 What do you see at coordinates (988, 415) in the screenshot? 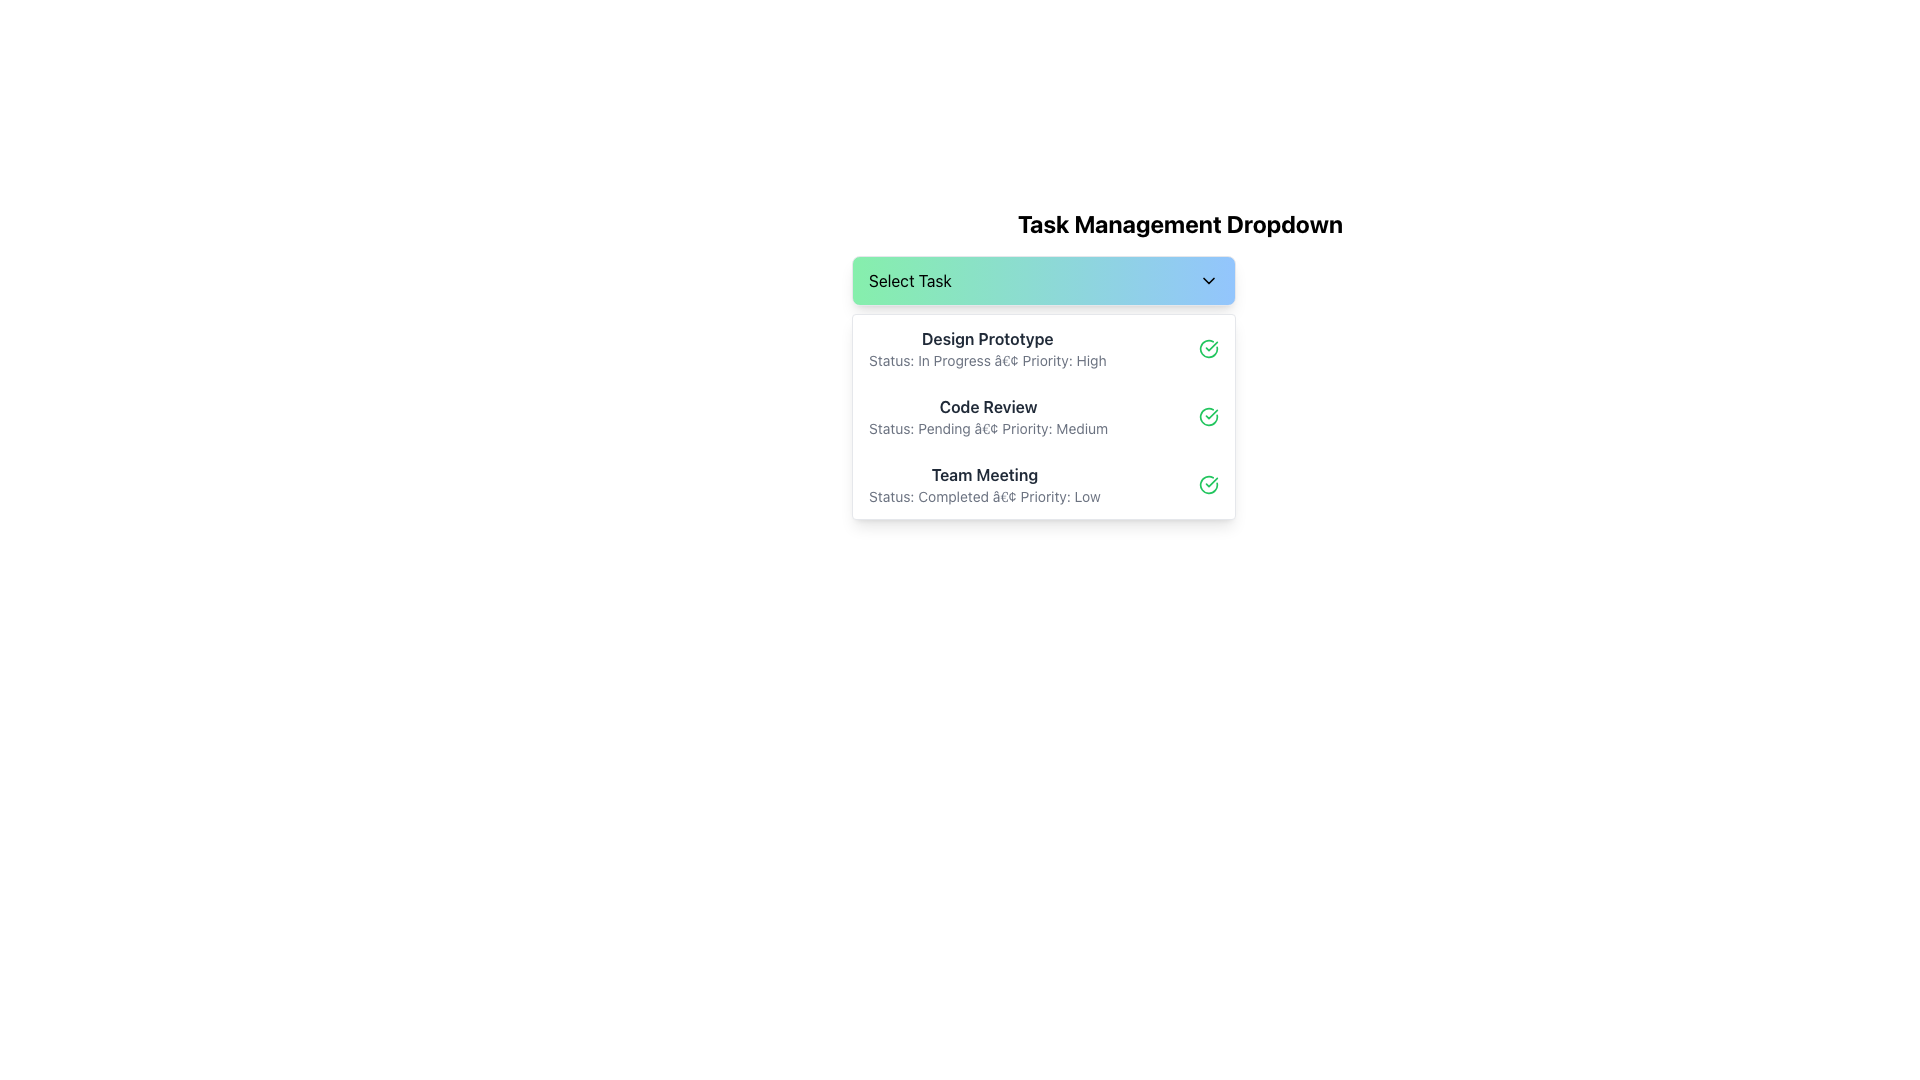
I see `the text label with the bold title 'Code Review' and the secondary line indicating 'Status: Pending • Priority: Medium' in the Task Management Dropdown` at bounding box center [988, 415].